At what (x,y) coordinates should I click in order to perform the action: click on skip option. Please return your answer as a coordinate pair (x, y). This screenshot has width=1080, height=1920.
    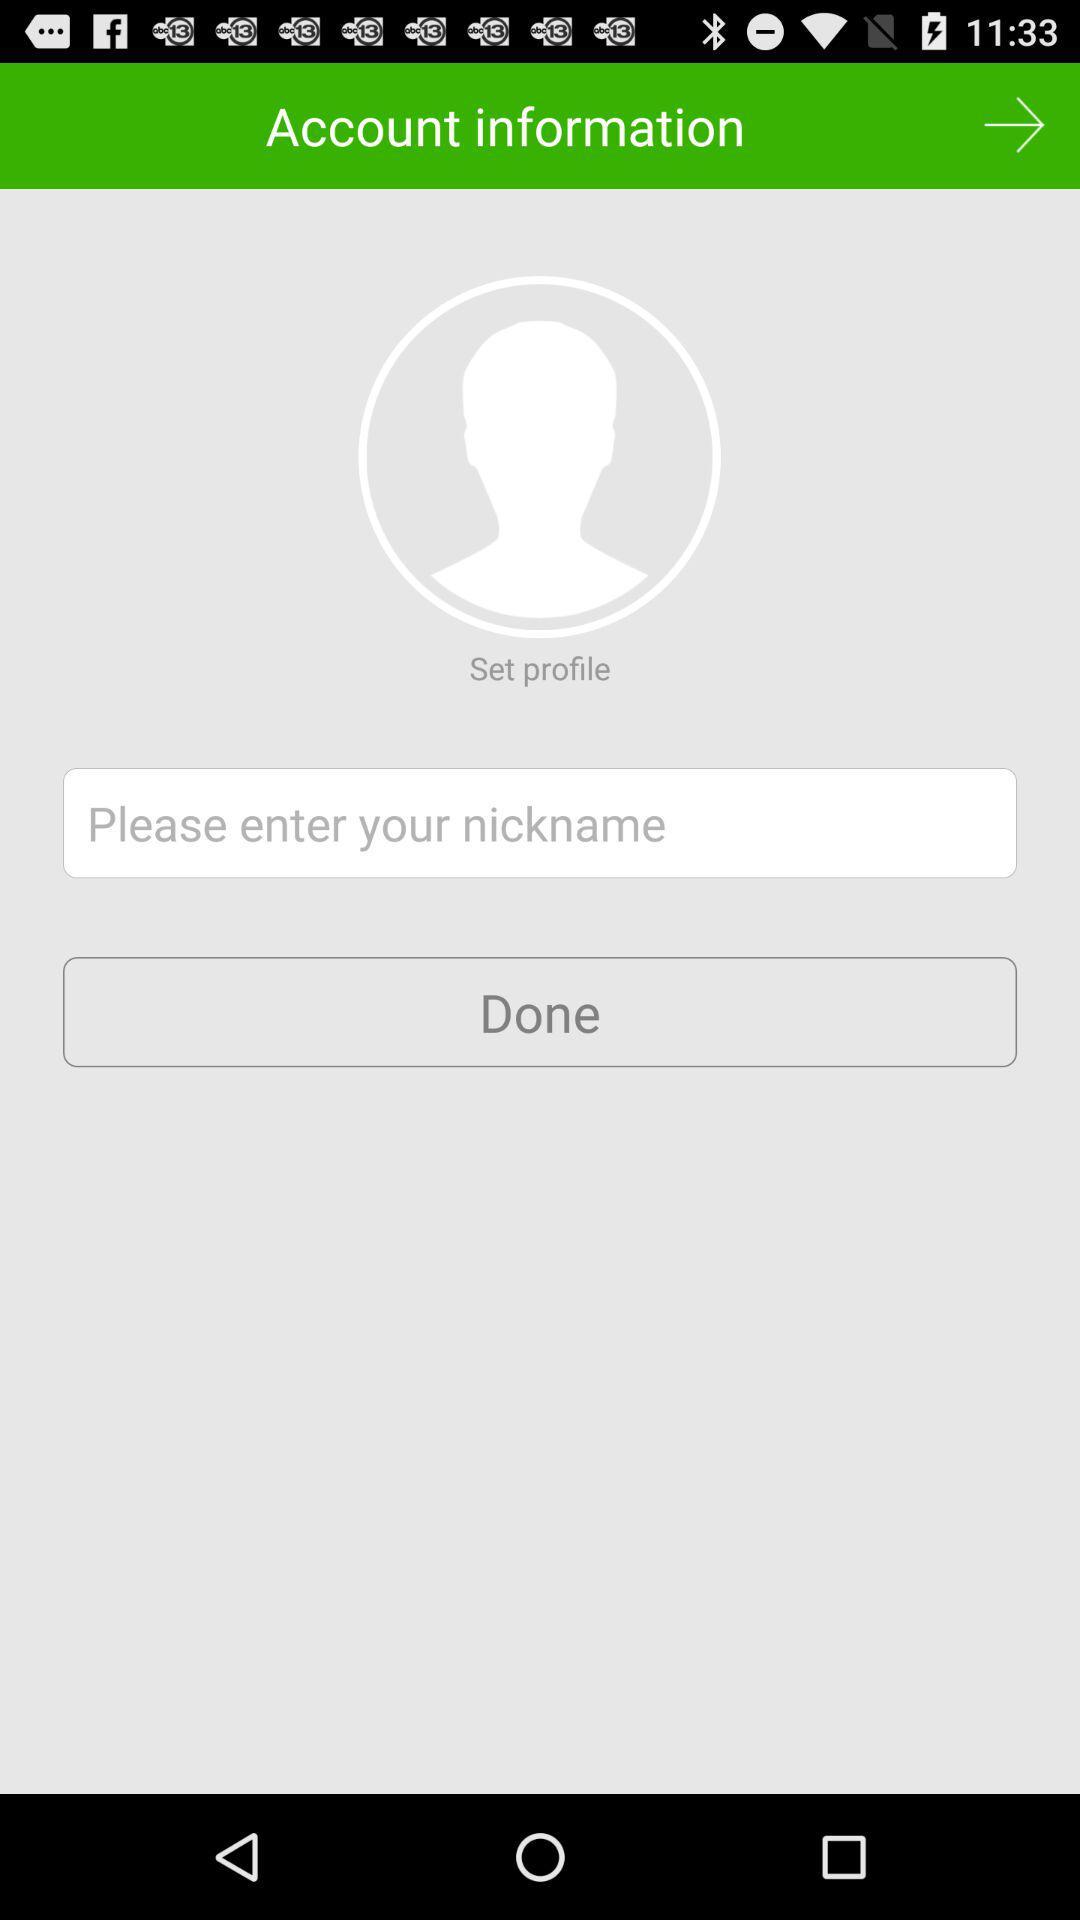
    Looking at the image, I should click on (1014, 124).